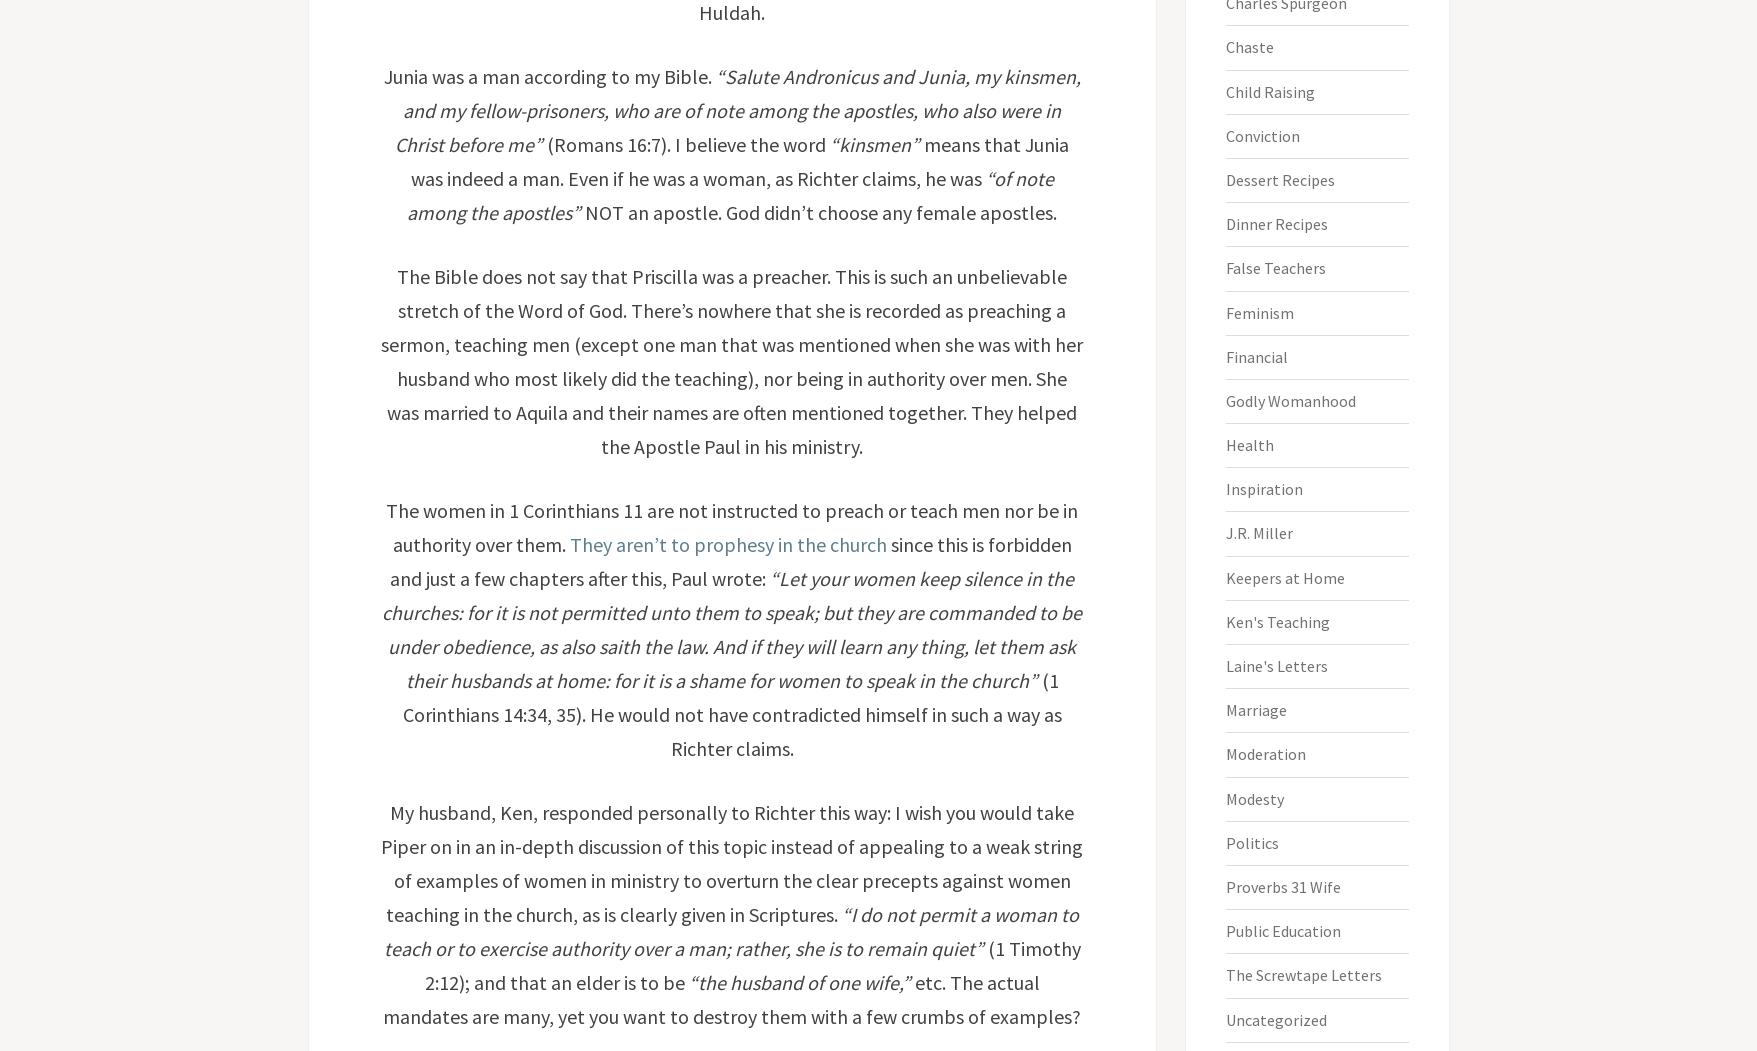 The height and width of the screenshot is (1051, 1757). I want to click on '“I do not permit a woman to teach or to exercise authority over a man; rather, she is to remain quiet”', so click(729, 930).